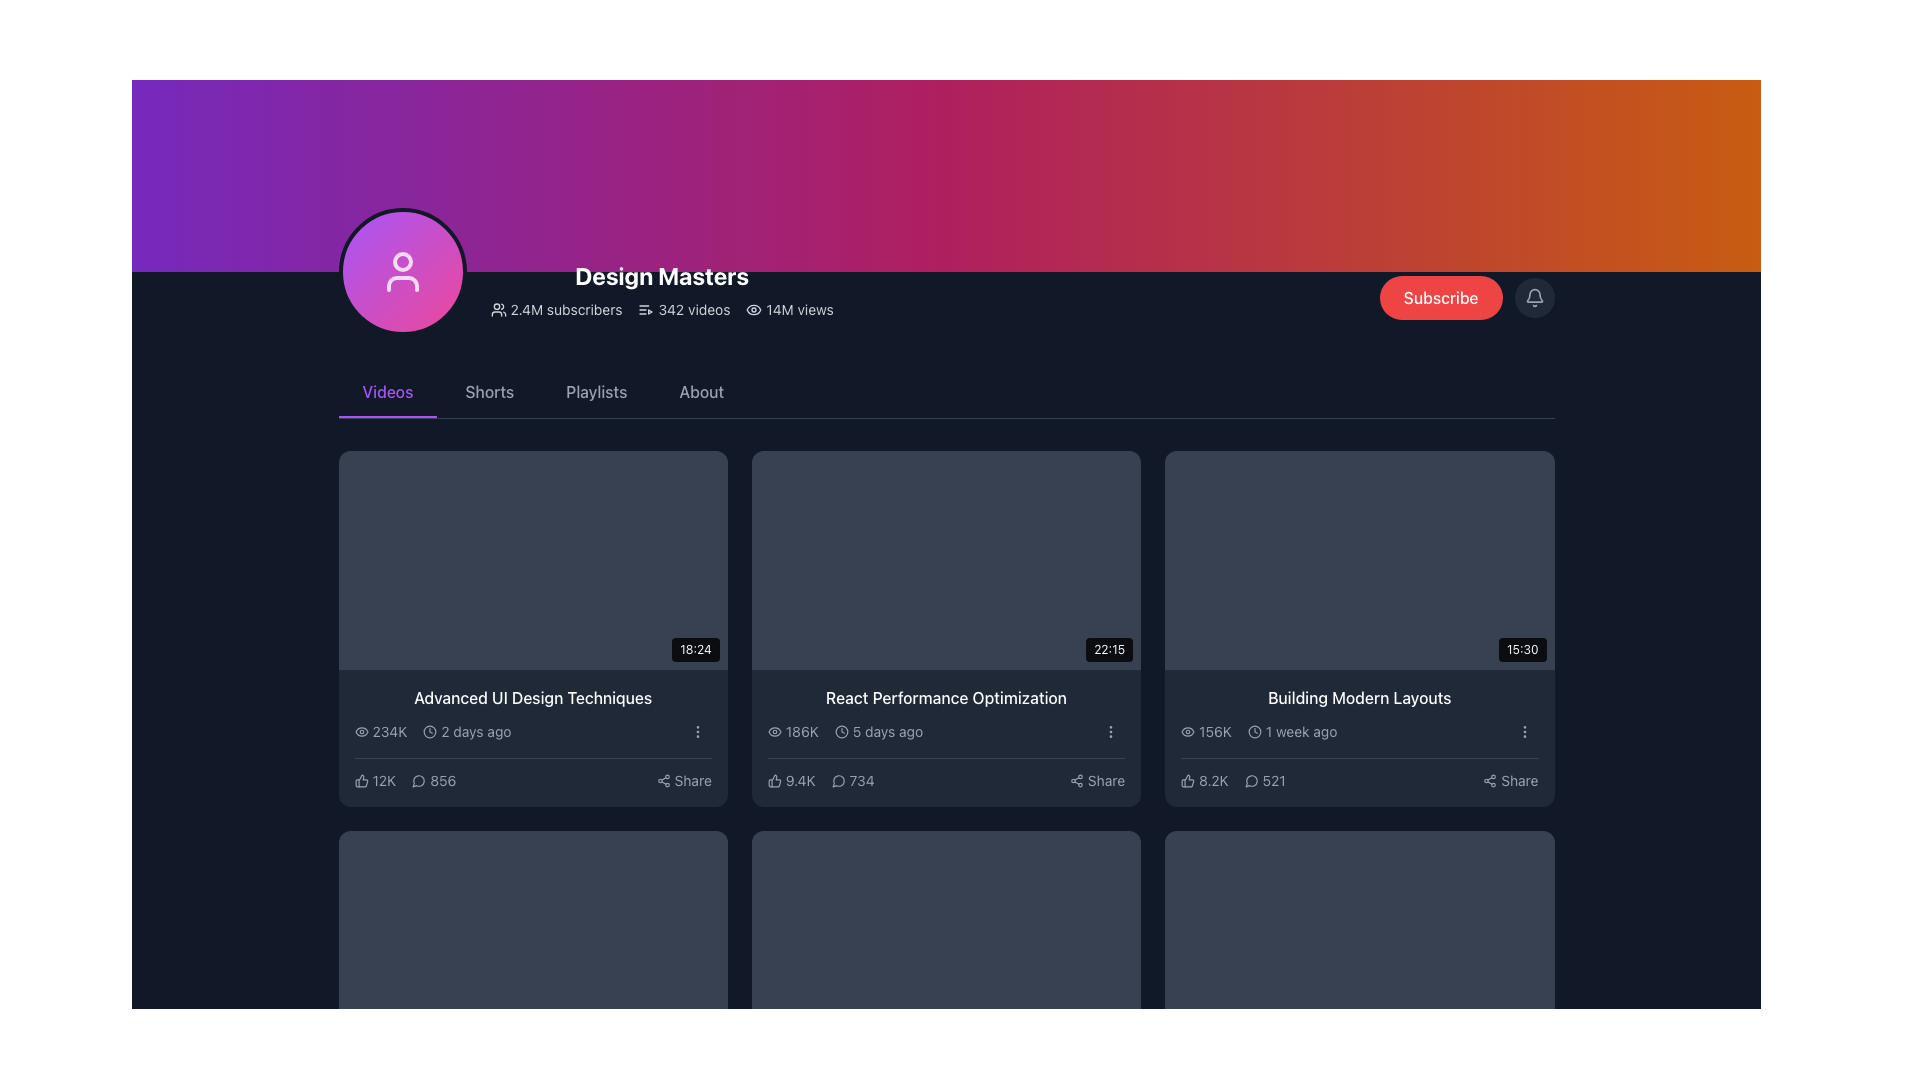 The image size is (1920, 1080). I want to click on the 'Share' button, which is styled with an icon and small text, located in the bottom-right section of the interface beneath the 'React Performance Optimization' video thumbnail, so click(1096, 779).